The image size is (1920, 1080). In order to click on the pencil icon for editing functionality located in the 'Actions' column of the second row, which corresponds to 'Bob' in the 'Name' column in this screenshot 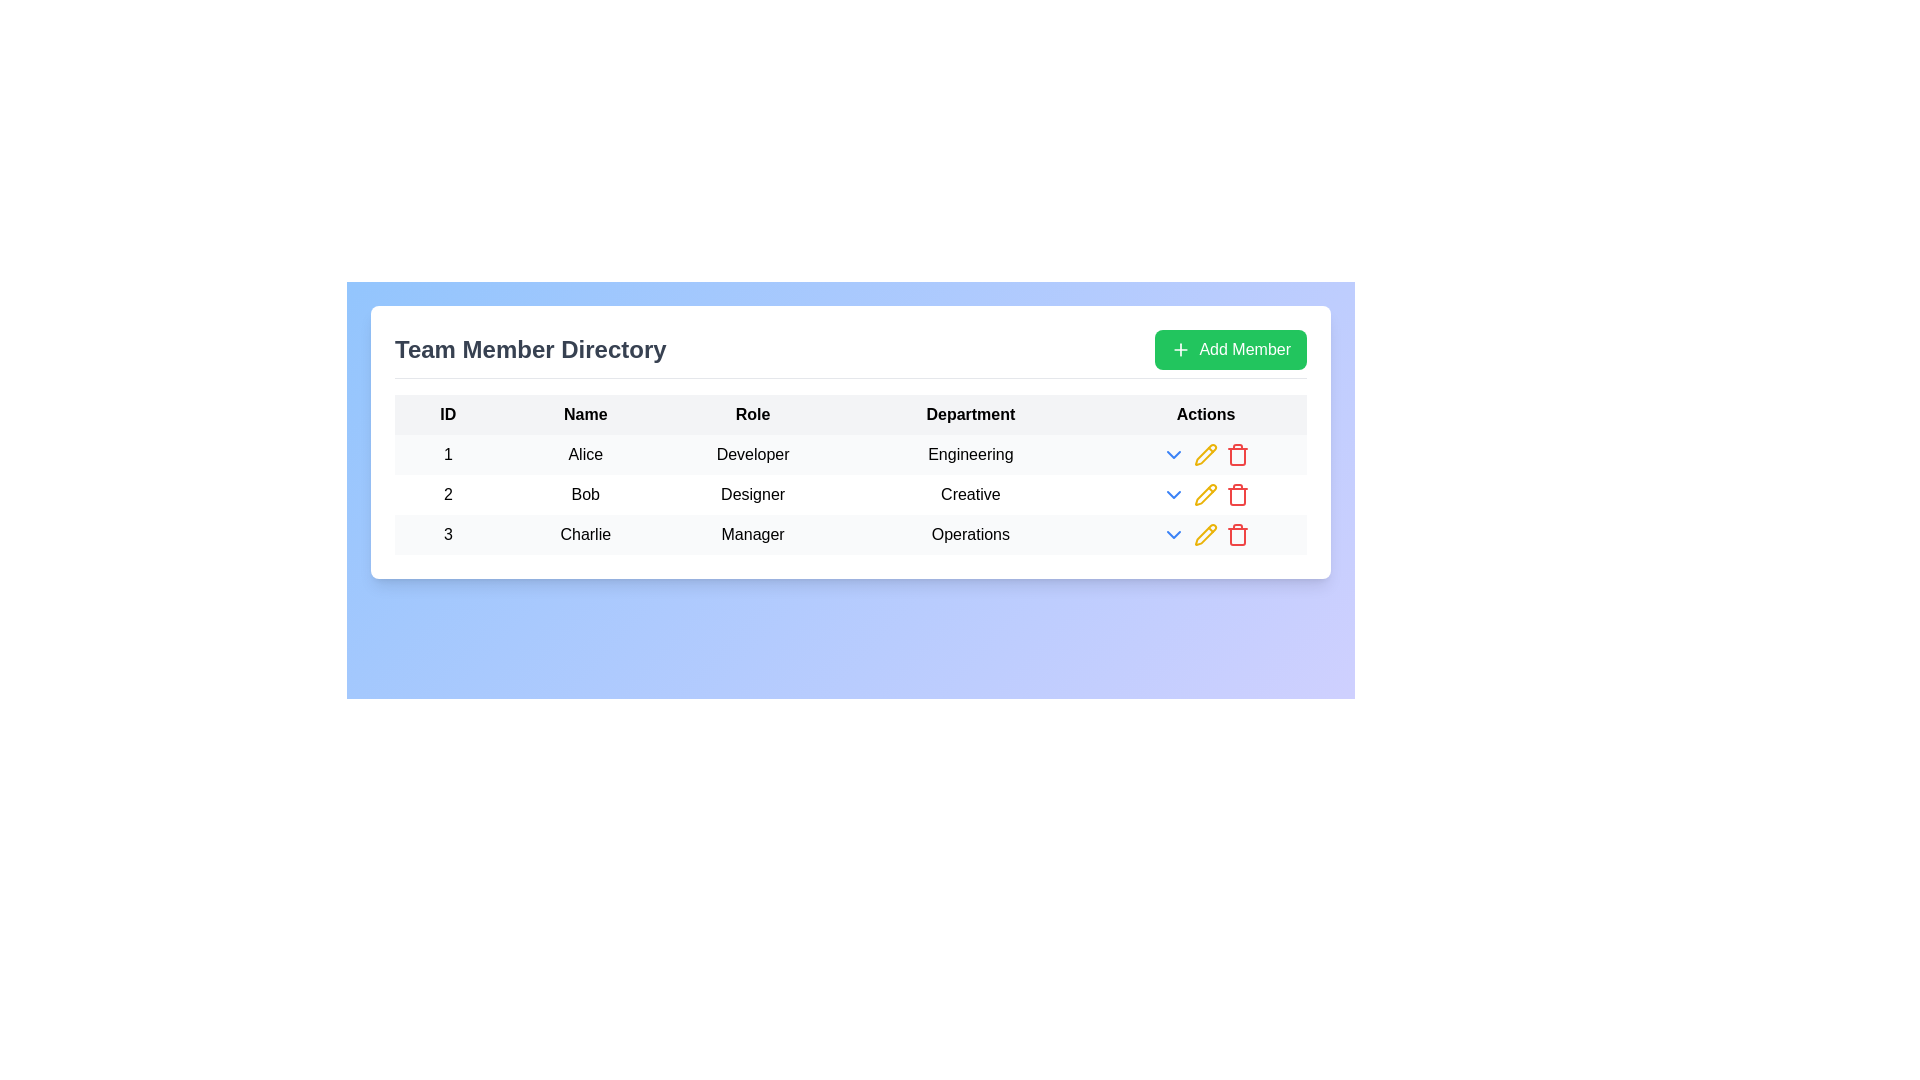, I will do `click(1205, 494)`.